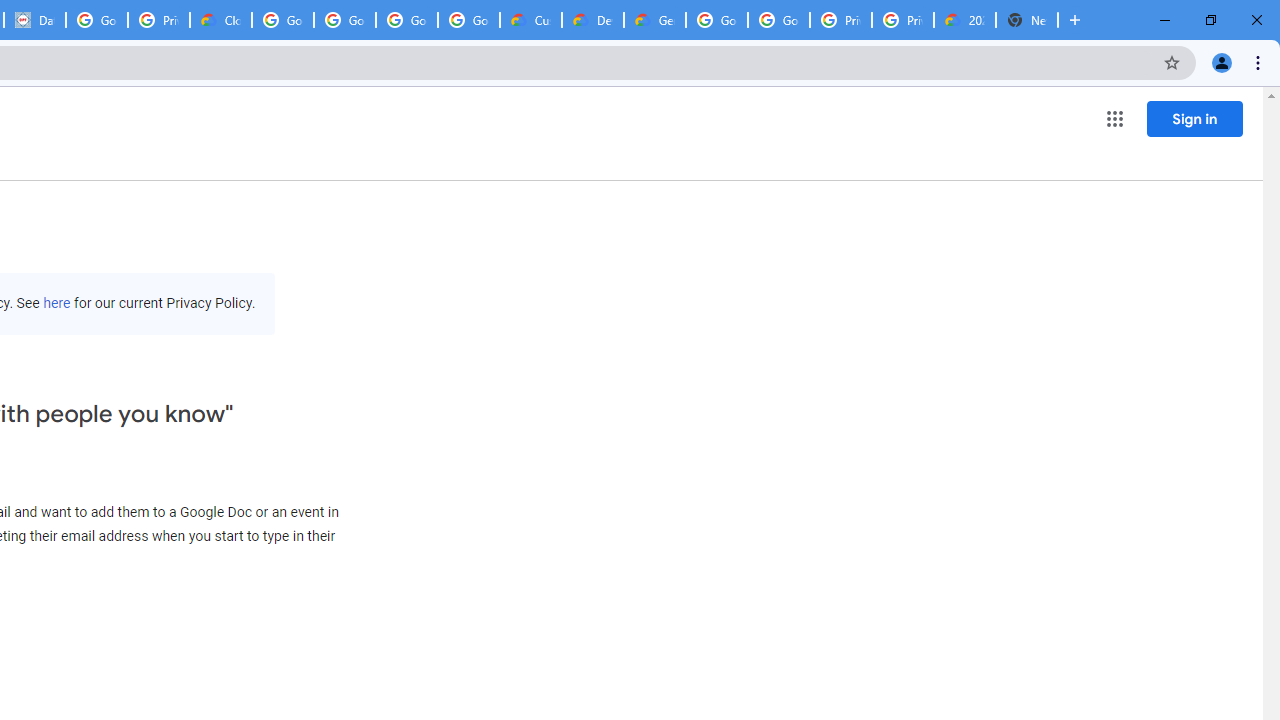  I want to click on 'Customer Care | Google Cloud', so click(531, 20).